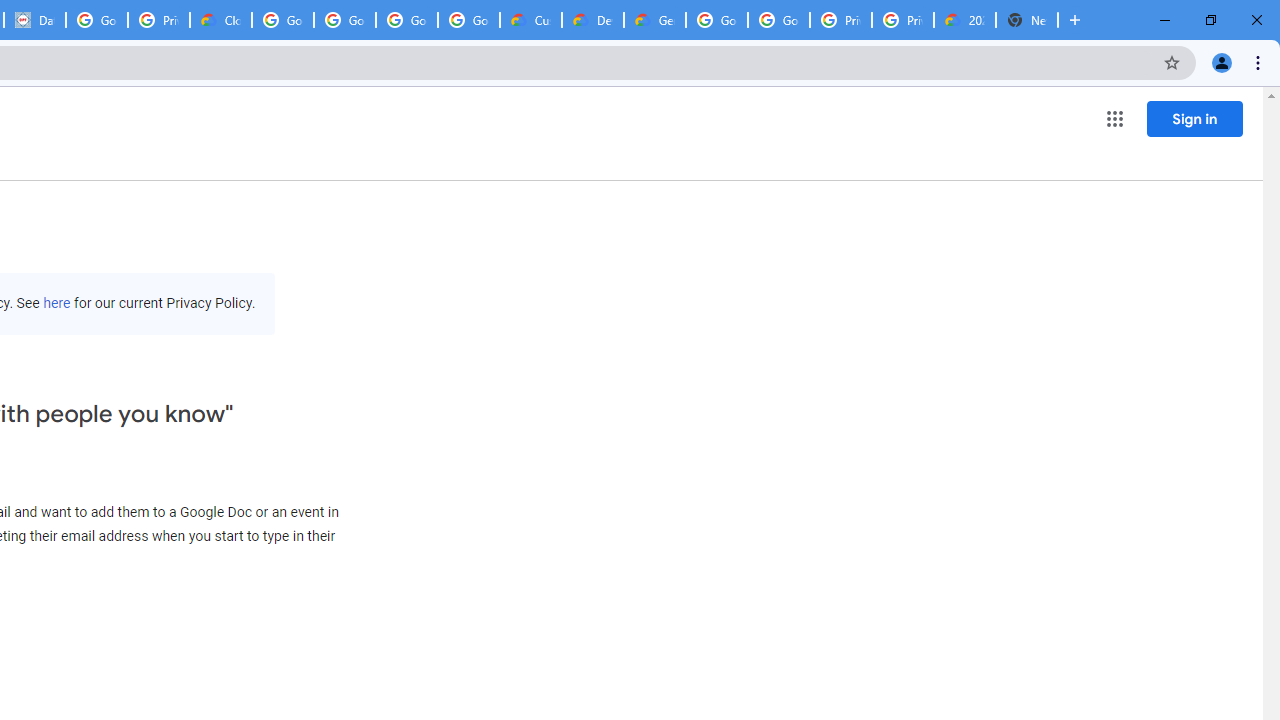  I want to click on 'Customer Care | Google Cloud', so click(531, 20).